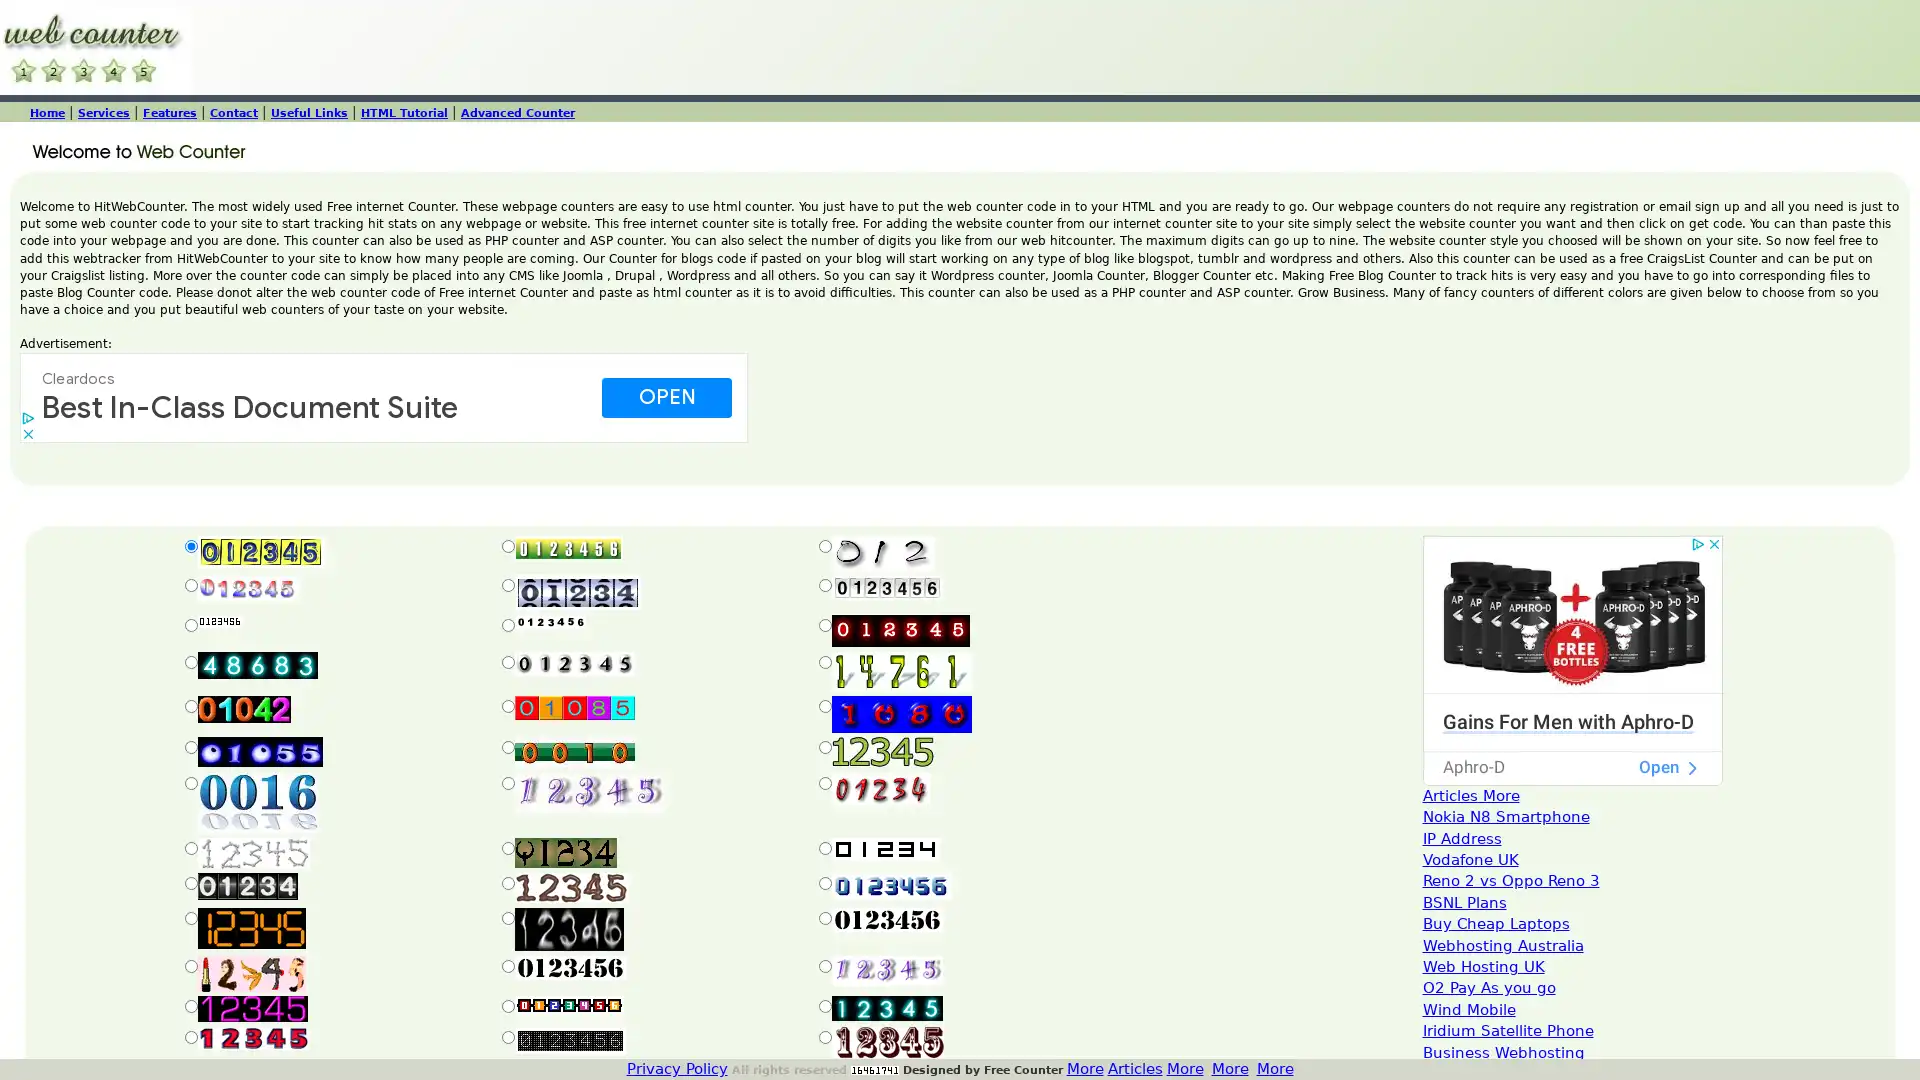 The width and height of the screenshot is (1920, 1080). I want to click on Submit, so click(564, 852).